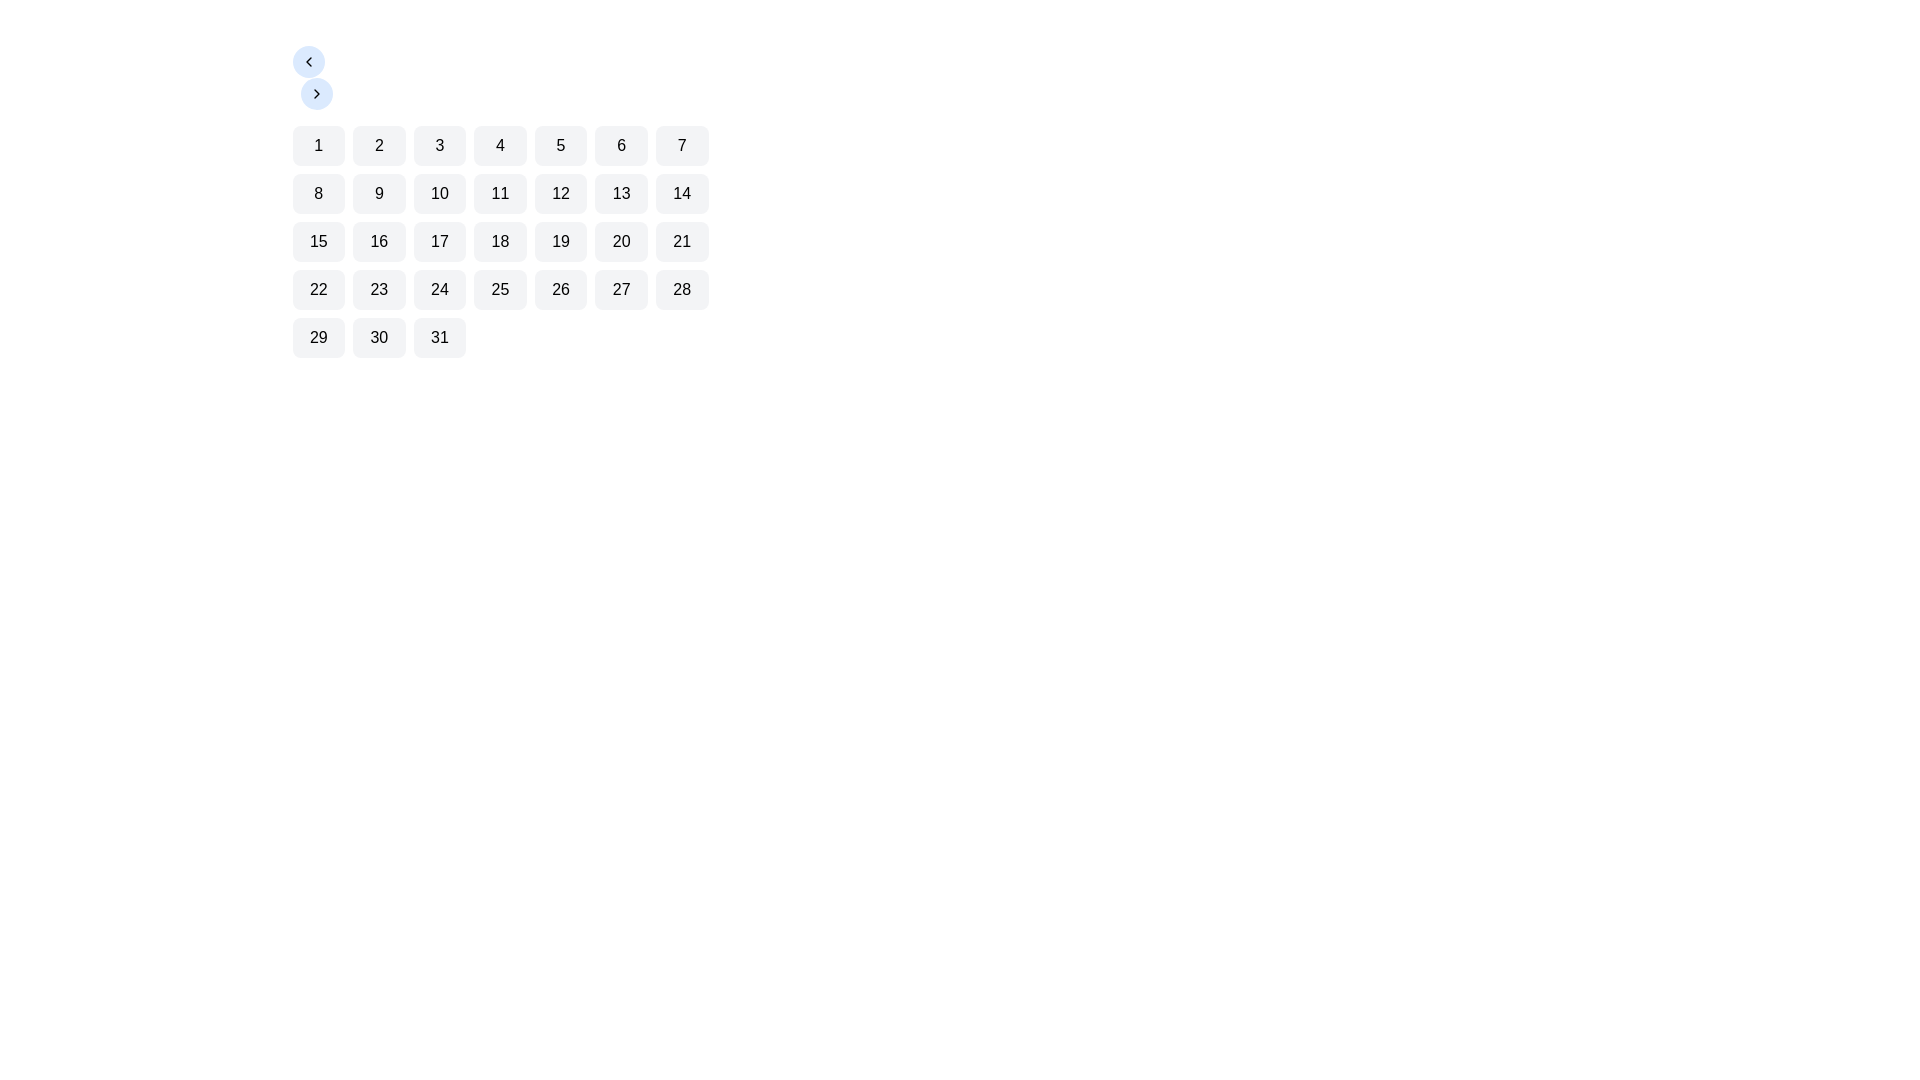 Image resolution: width=1920 pixels, height=1080 pixels. I want to click on the button-like box representing a date in the calendar grid, located in the second row and seventh column, which is non-interactive, so click(620, 193).